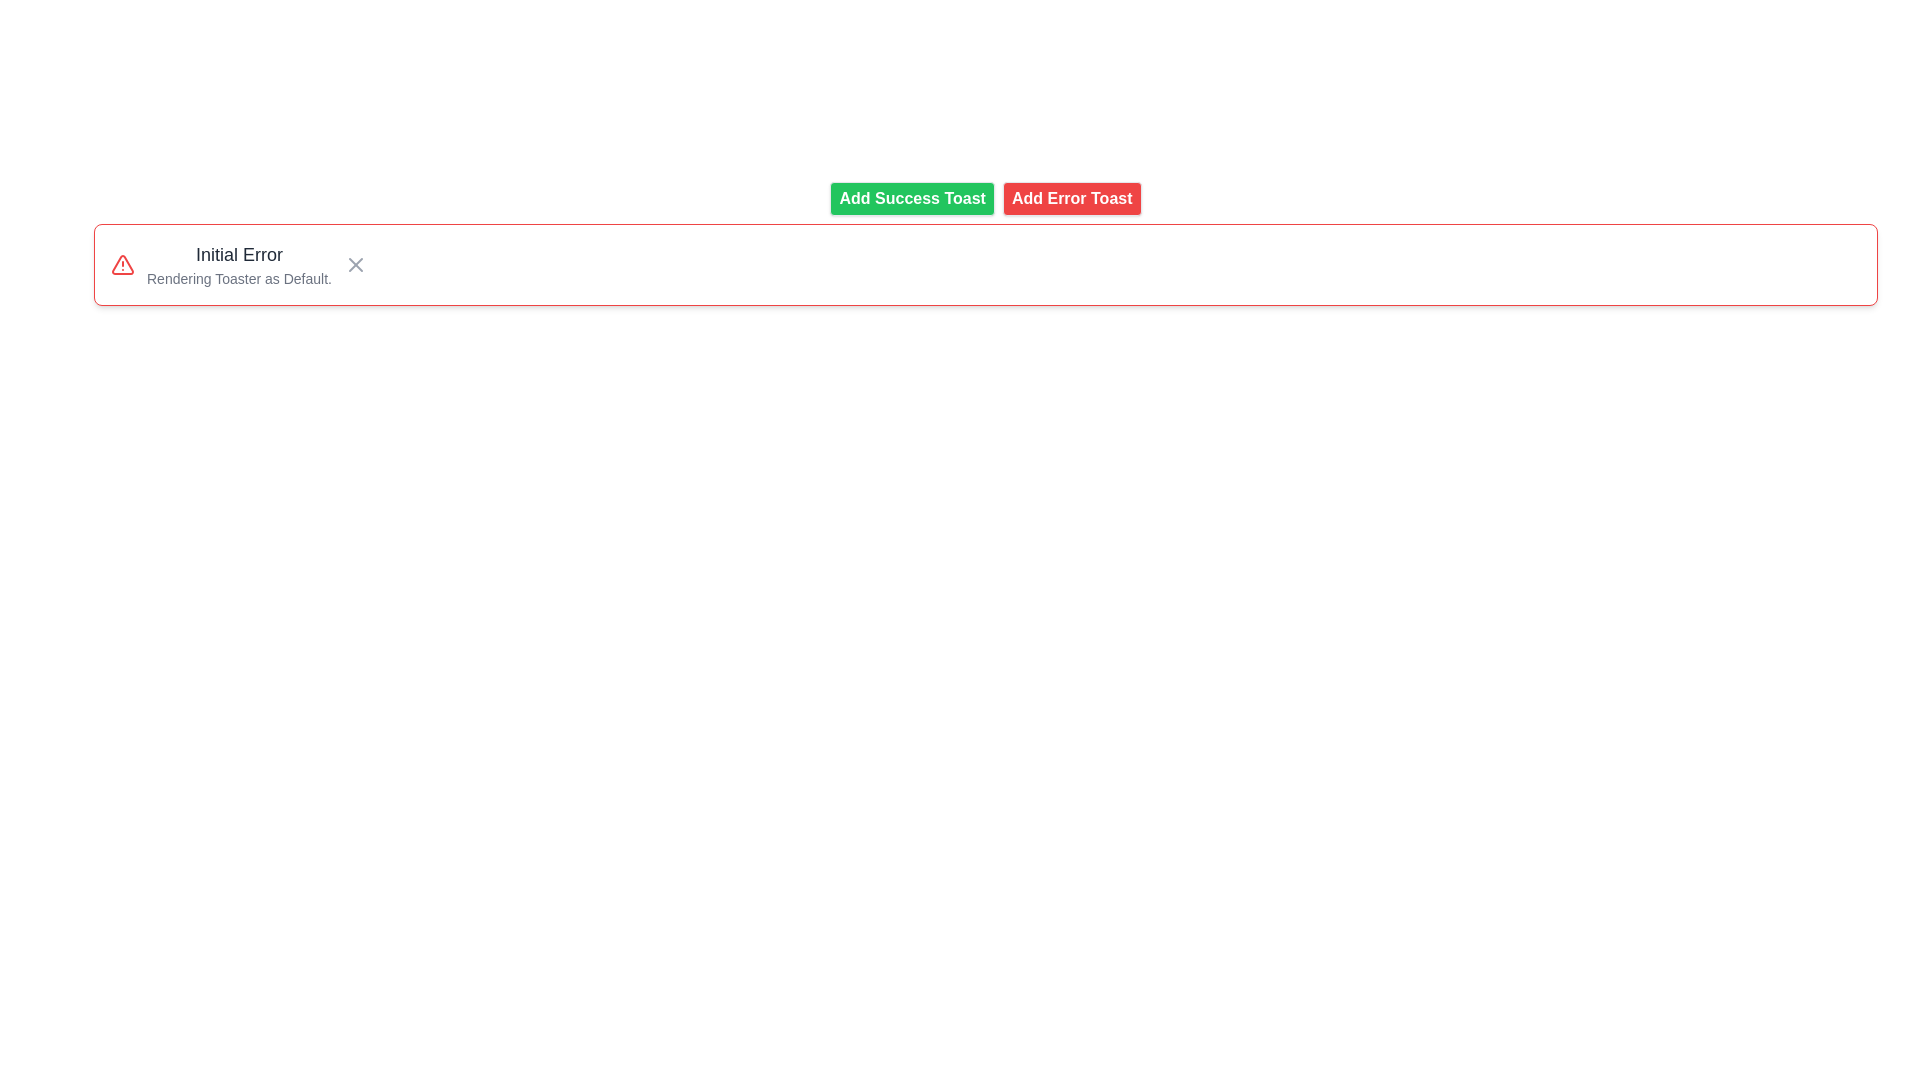 The image size is (1920, 1080). I want to click on the button that triggers an error toast notification, which is located to the right of the 'Add Success Toast' button, to observe the color change, so click(1071, 199).